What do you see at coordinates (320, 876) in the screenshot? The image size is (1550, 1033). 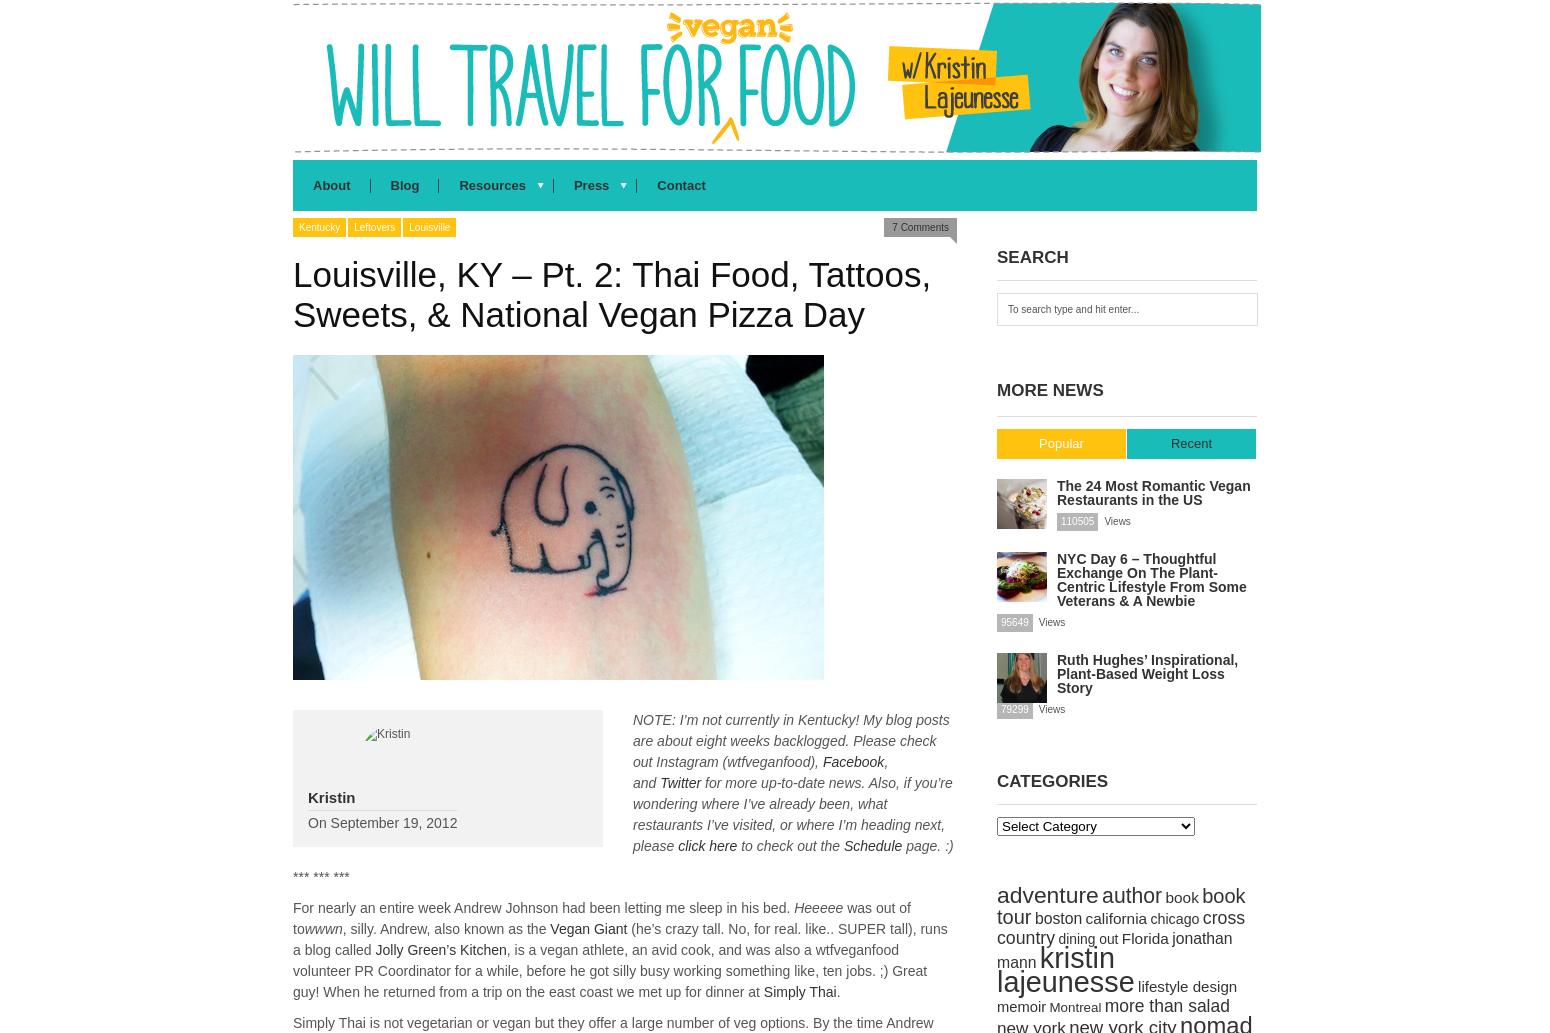 I see `'*** *** ***'` at bounding box center [320, 876].